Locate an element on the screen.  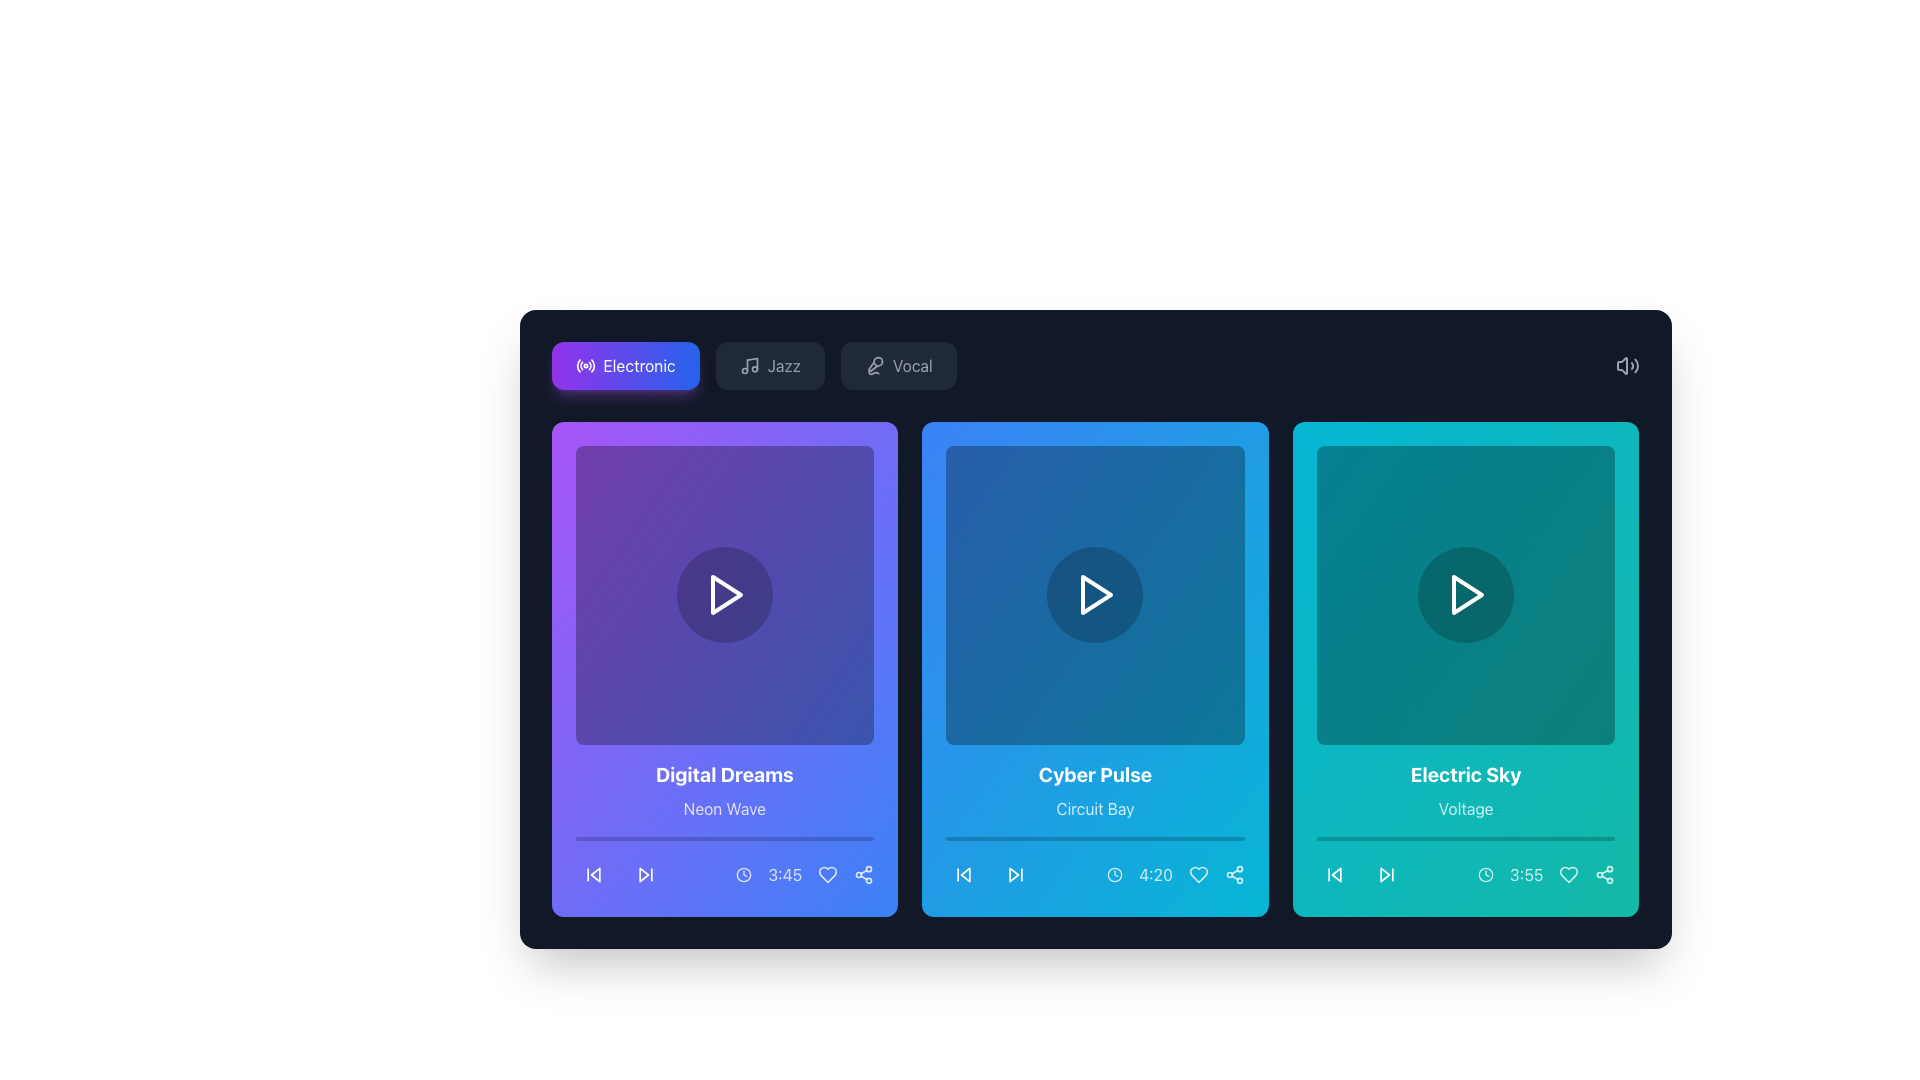
the music note icon within the 'Jazz' button is located at coordinates (748, 366).